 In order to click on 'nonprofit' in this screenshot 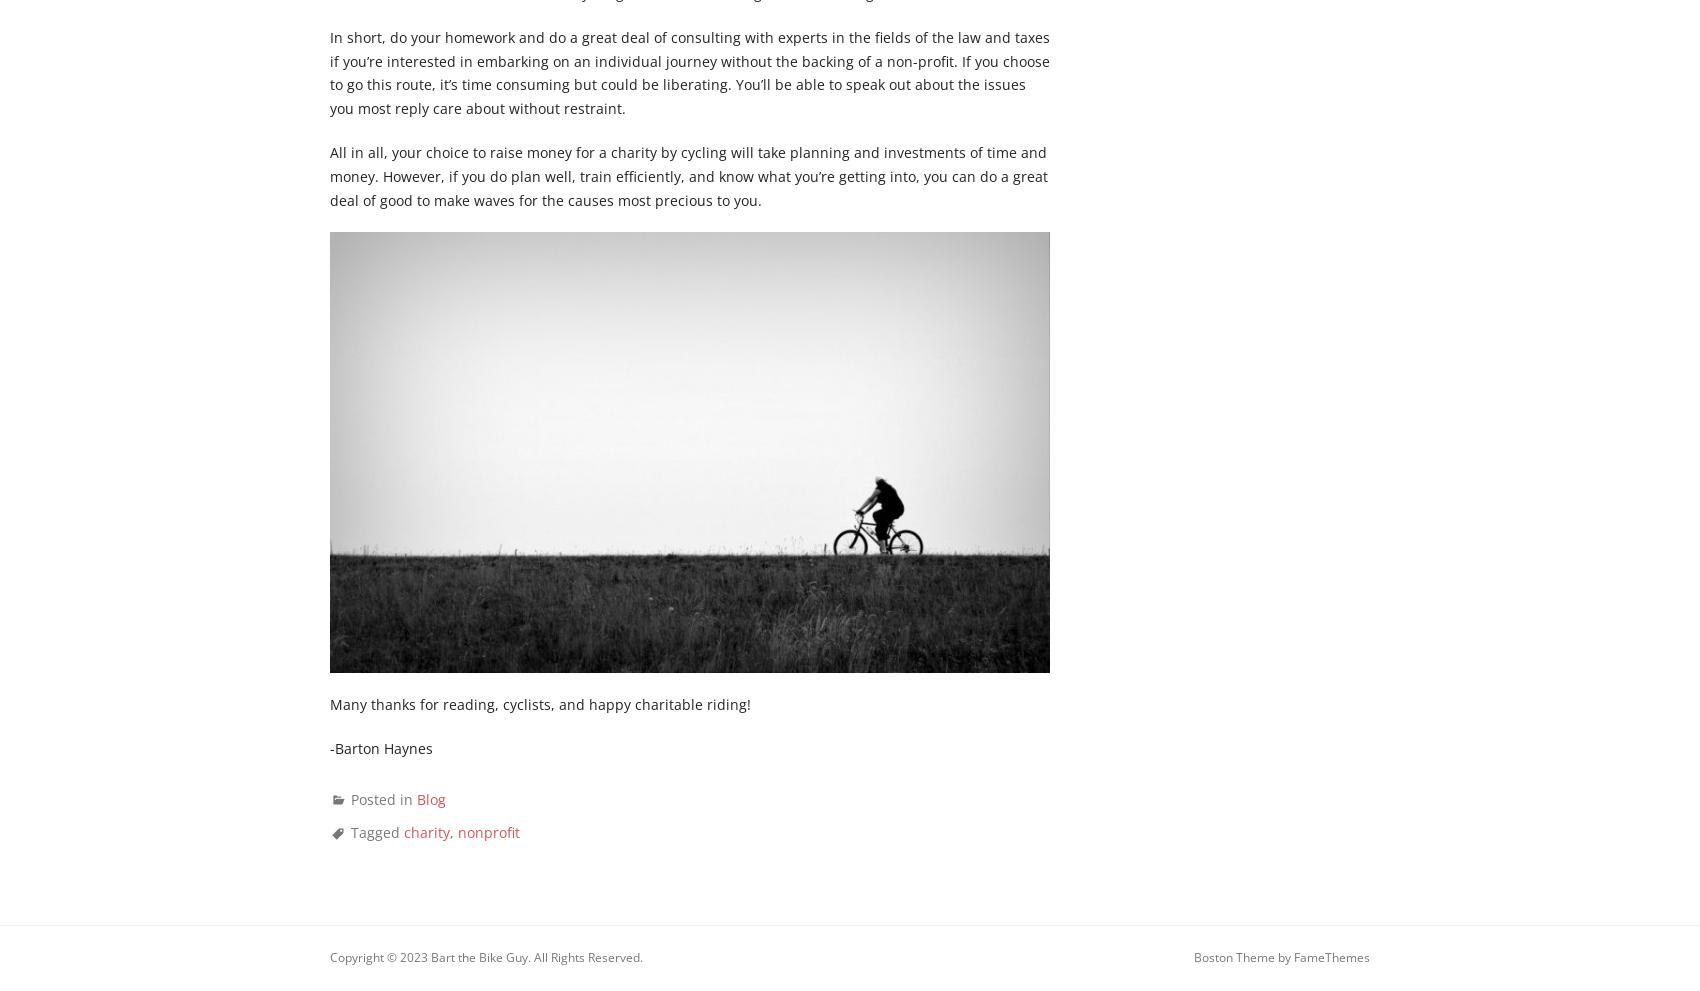, I will do `click(457, 831)`.